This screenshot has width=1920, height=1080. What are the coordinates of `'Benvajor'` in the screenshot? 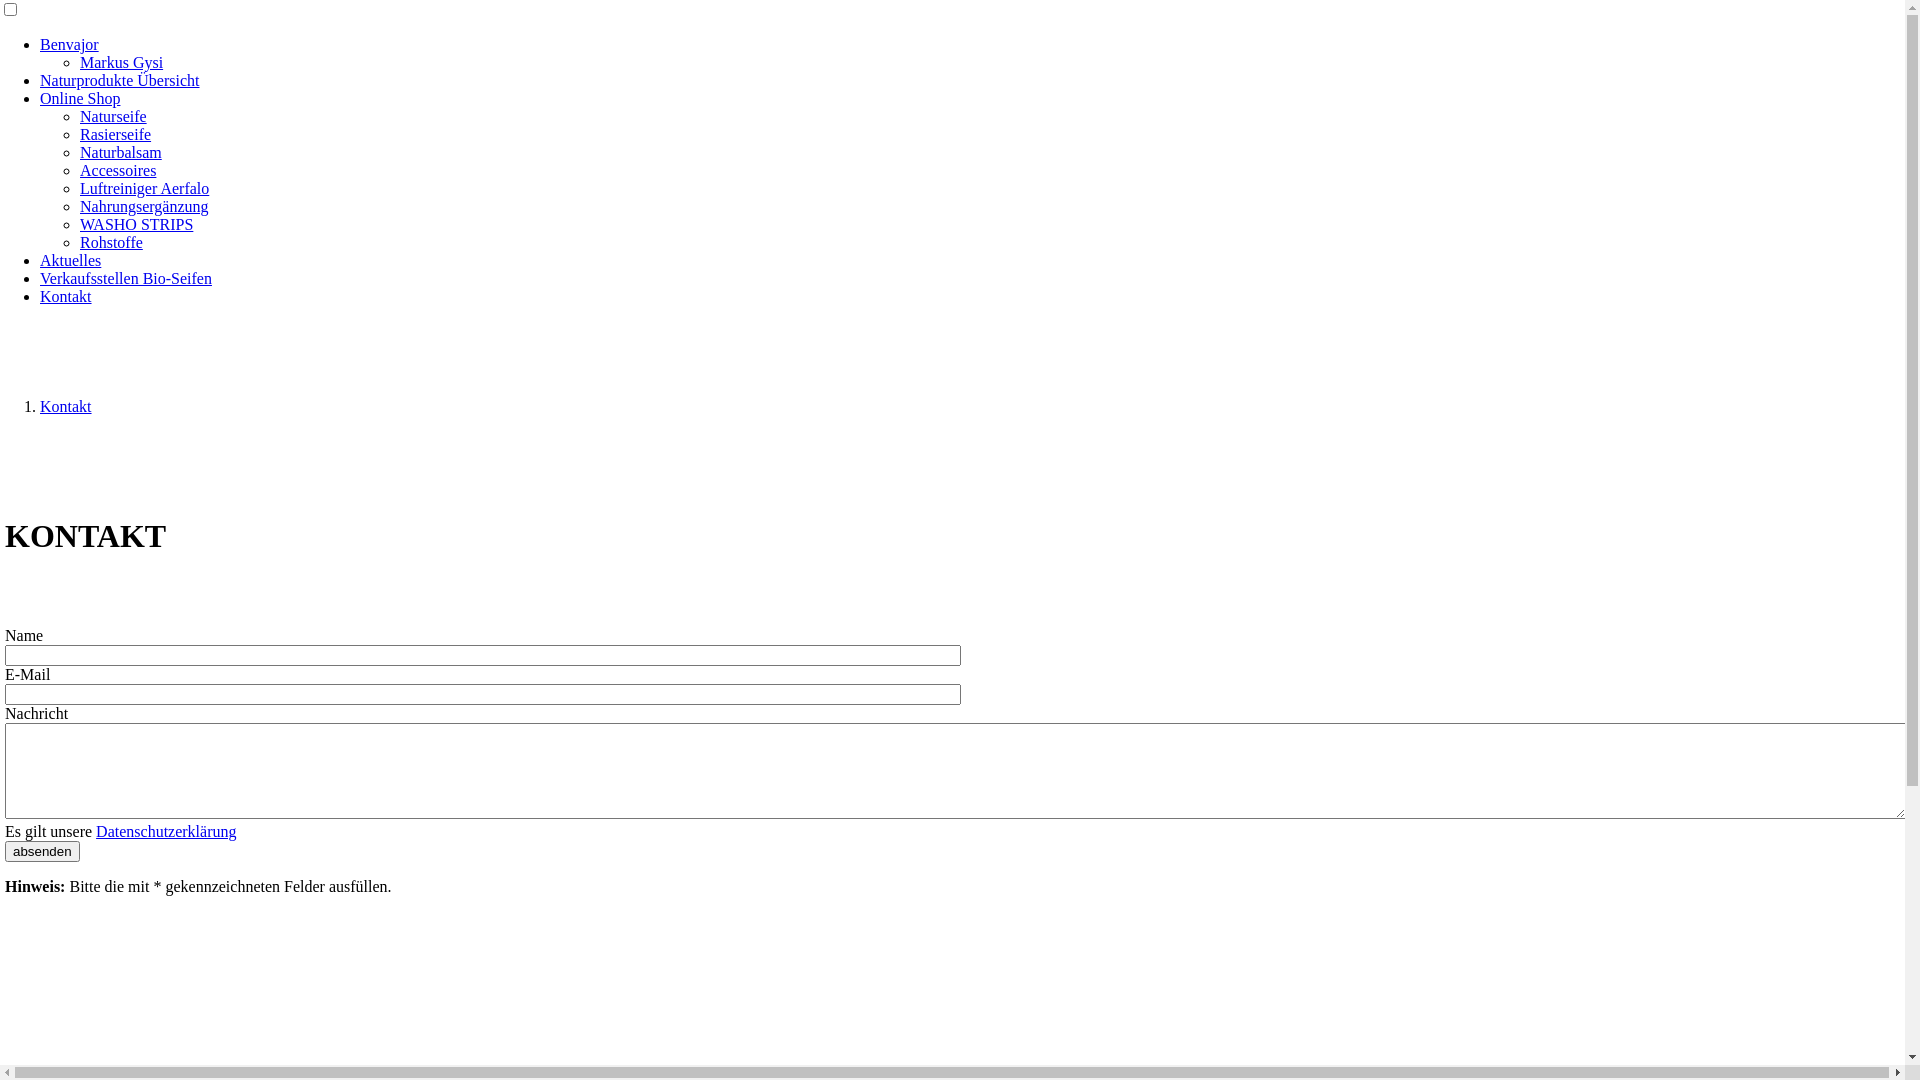 It's located at (39, 44).